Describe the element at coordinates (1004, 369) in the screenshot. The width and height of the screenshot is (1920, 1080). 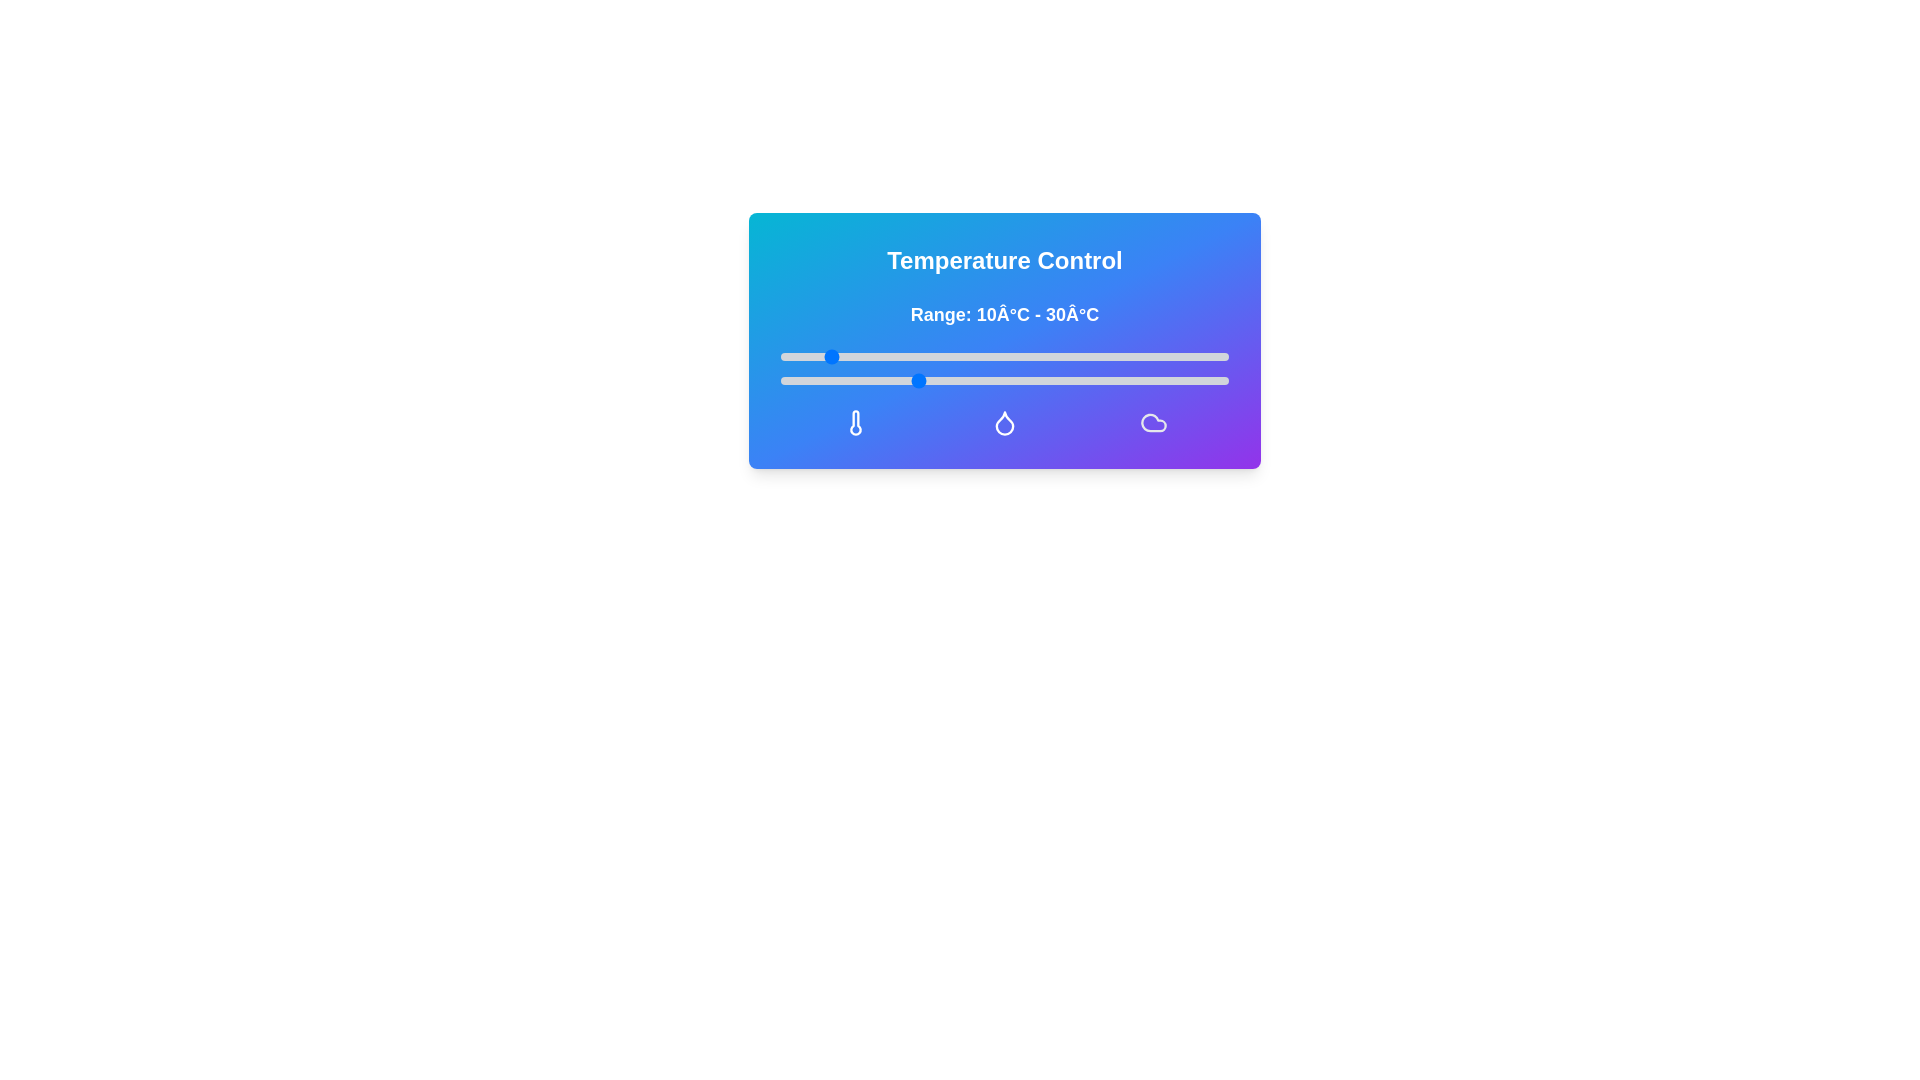
I see `and drag the sliders of the vertical stack containing two range sliders, which are centrally placed beneath the text 'Range: 10°C - 30°C', to adjust their values` at that location.